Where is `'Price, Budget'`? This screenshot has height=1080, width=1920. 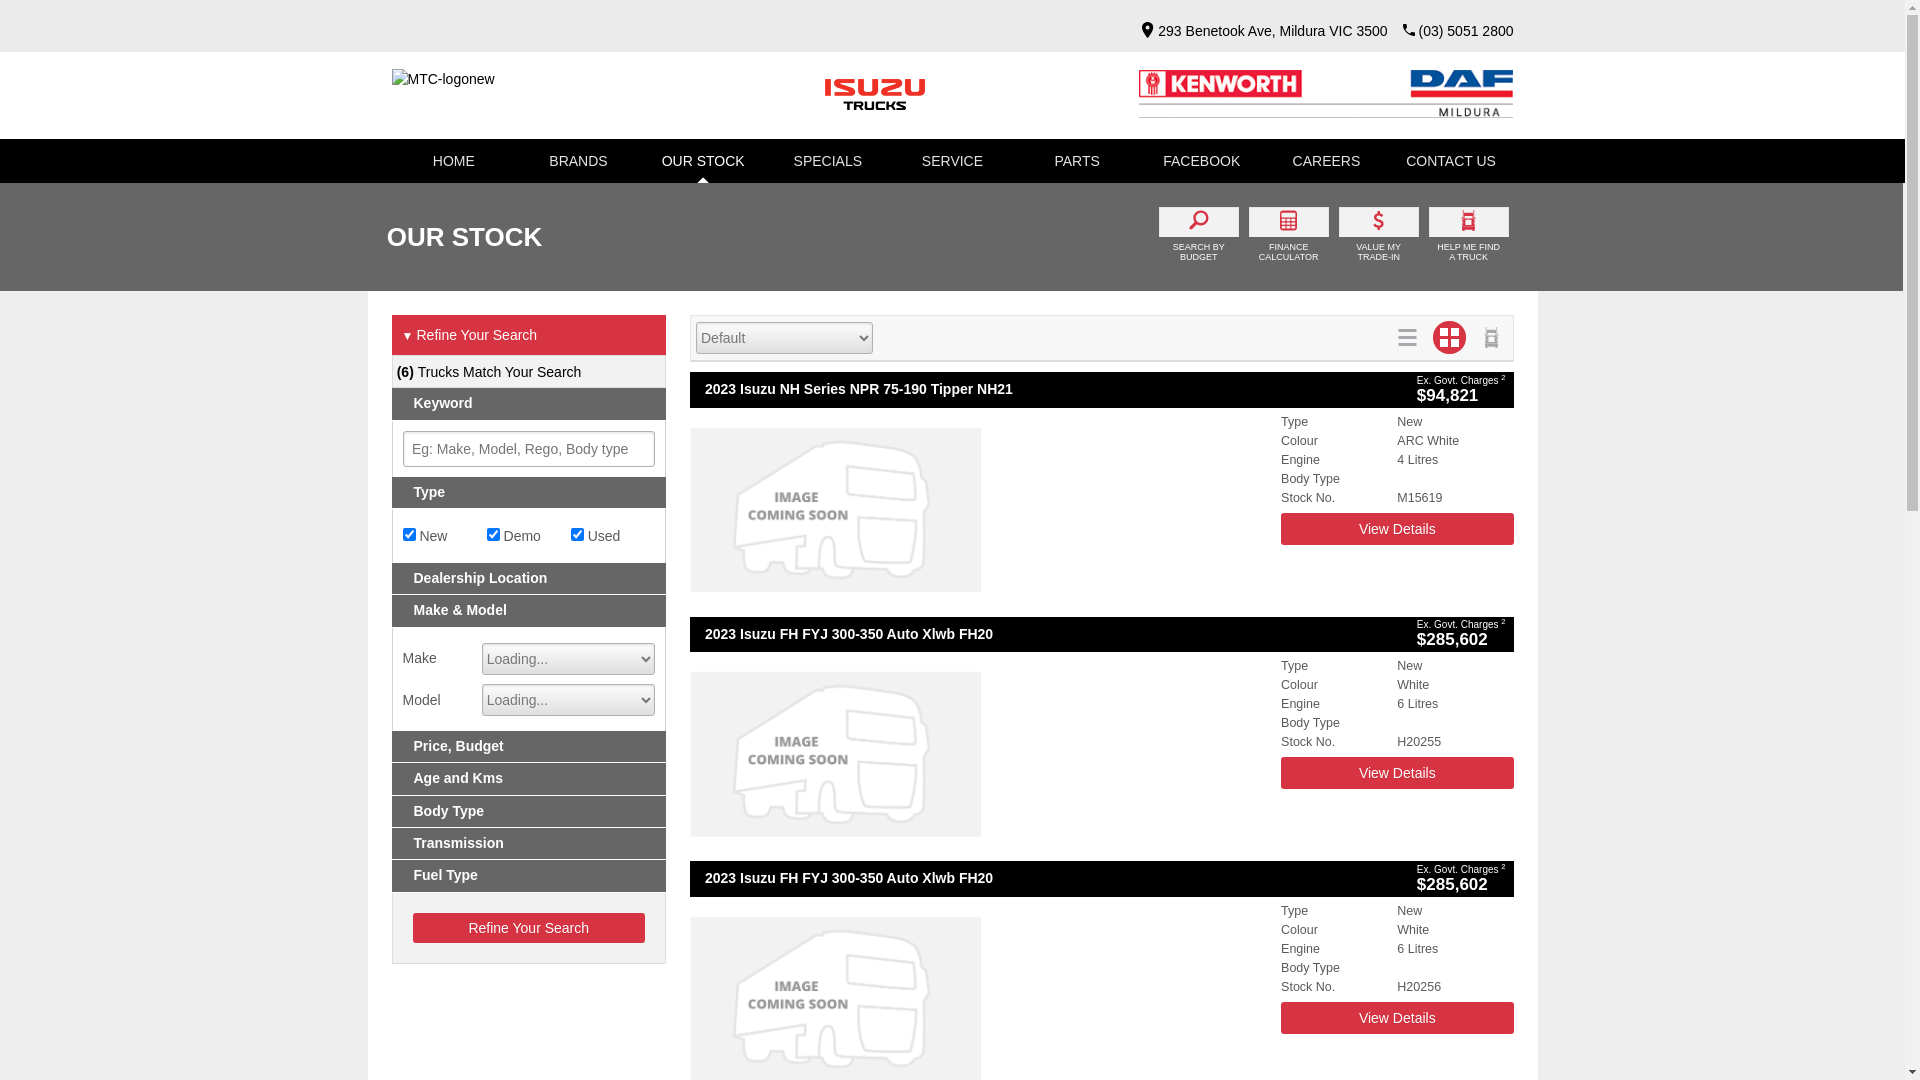
'Price, Budget' is located at coordinates (529, 746).